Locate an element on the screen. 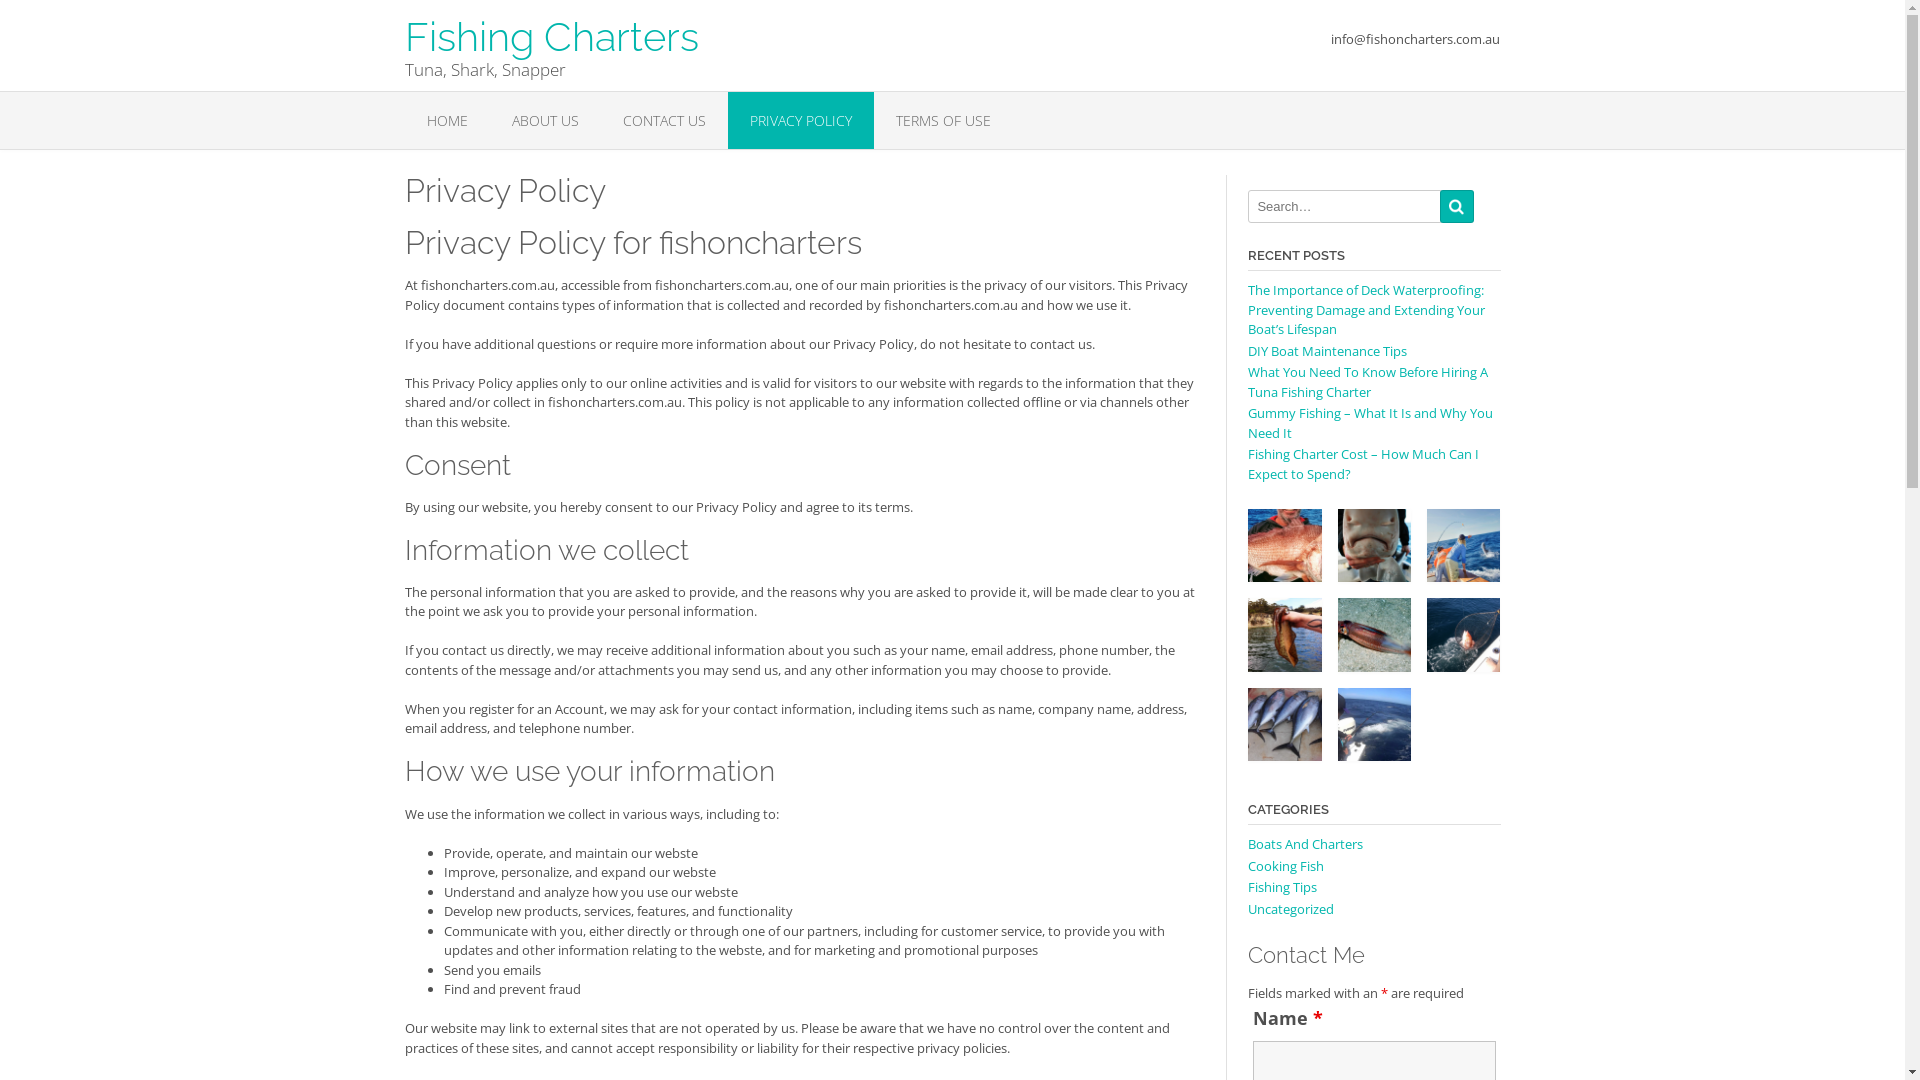 The image size is (1920, 1080). 'CONTACT US' is located at coordinates (599, 120).